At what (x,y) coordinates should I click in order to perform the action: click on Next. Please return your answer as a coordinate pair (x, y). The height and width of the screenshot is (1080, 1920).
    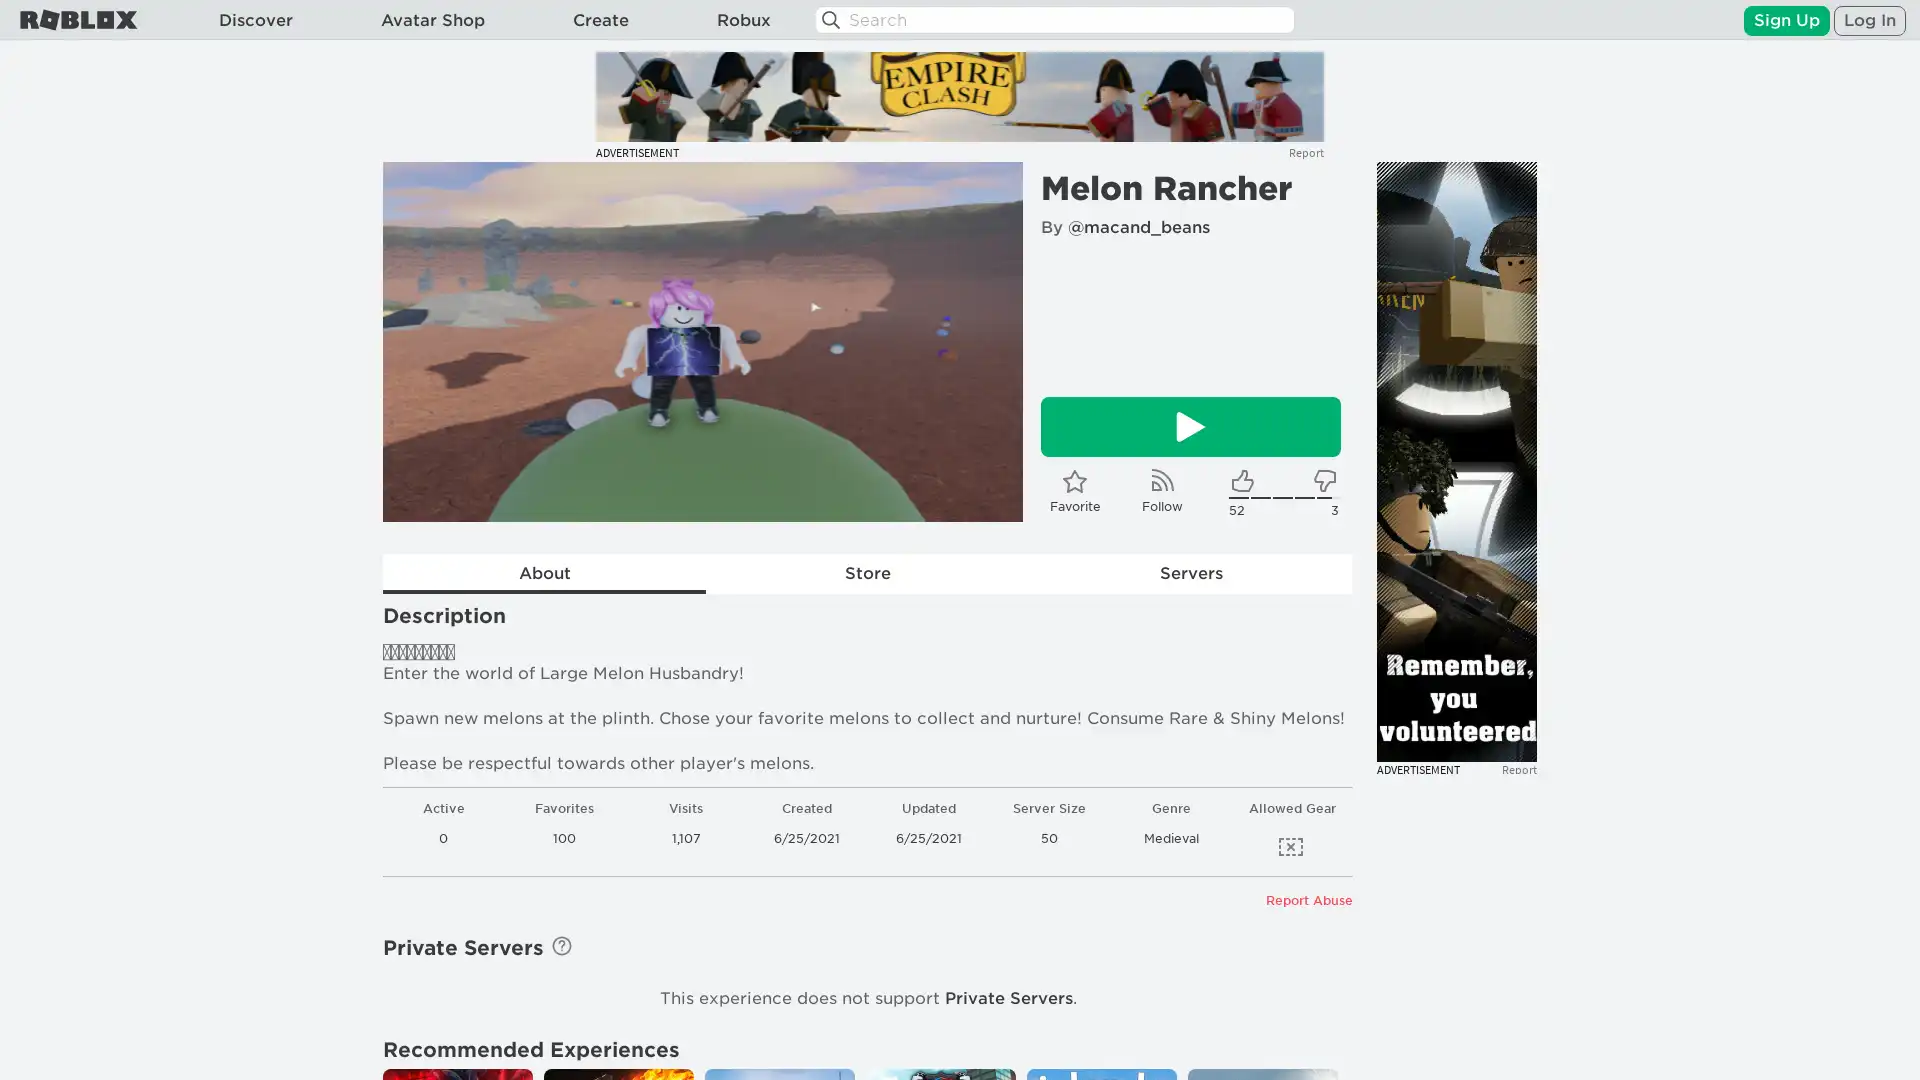
    Looking at the image, I should click on (980, 341).